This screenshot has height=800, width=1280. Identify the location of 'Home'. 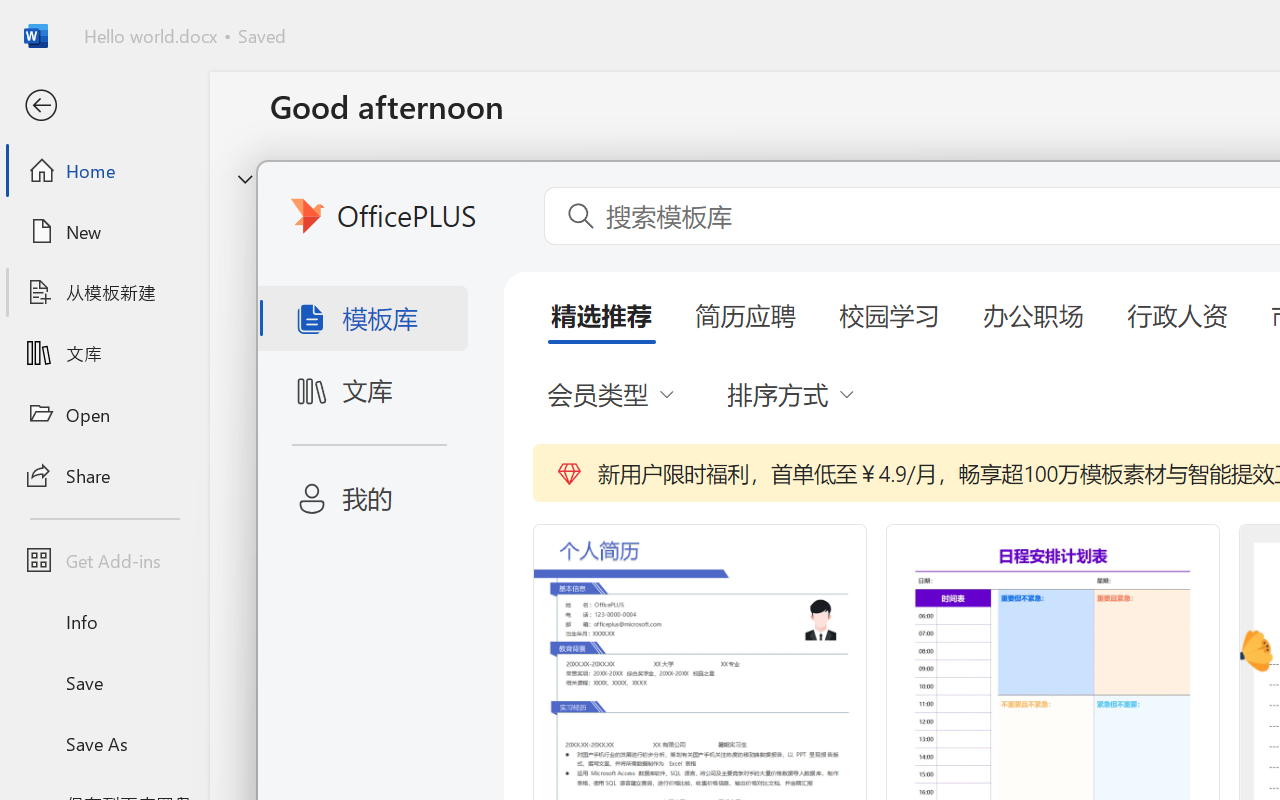
(103, 169).